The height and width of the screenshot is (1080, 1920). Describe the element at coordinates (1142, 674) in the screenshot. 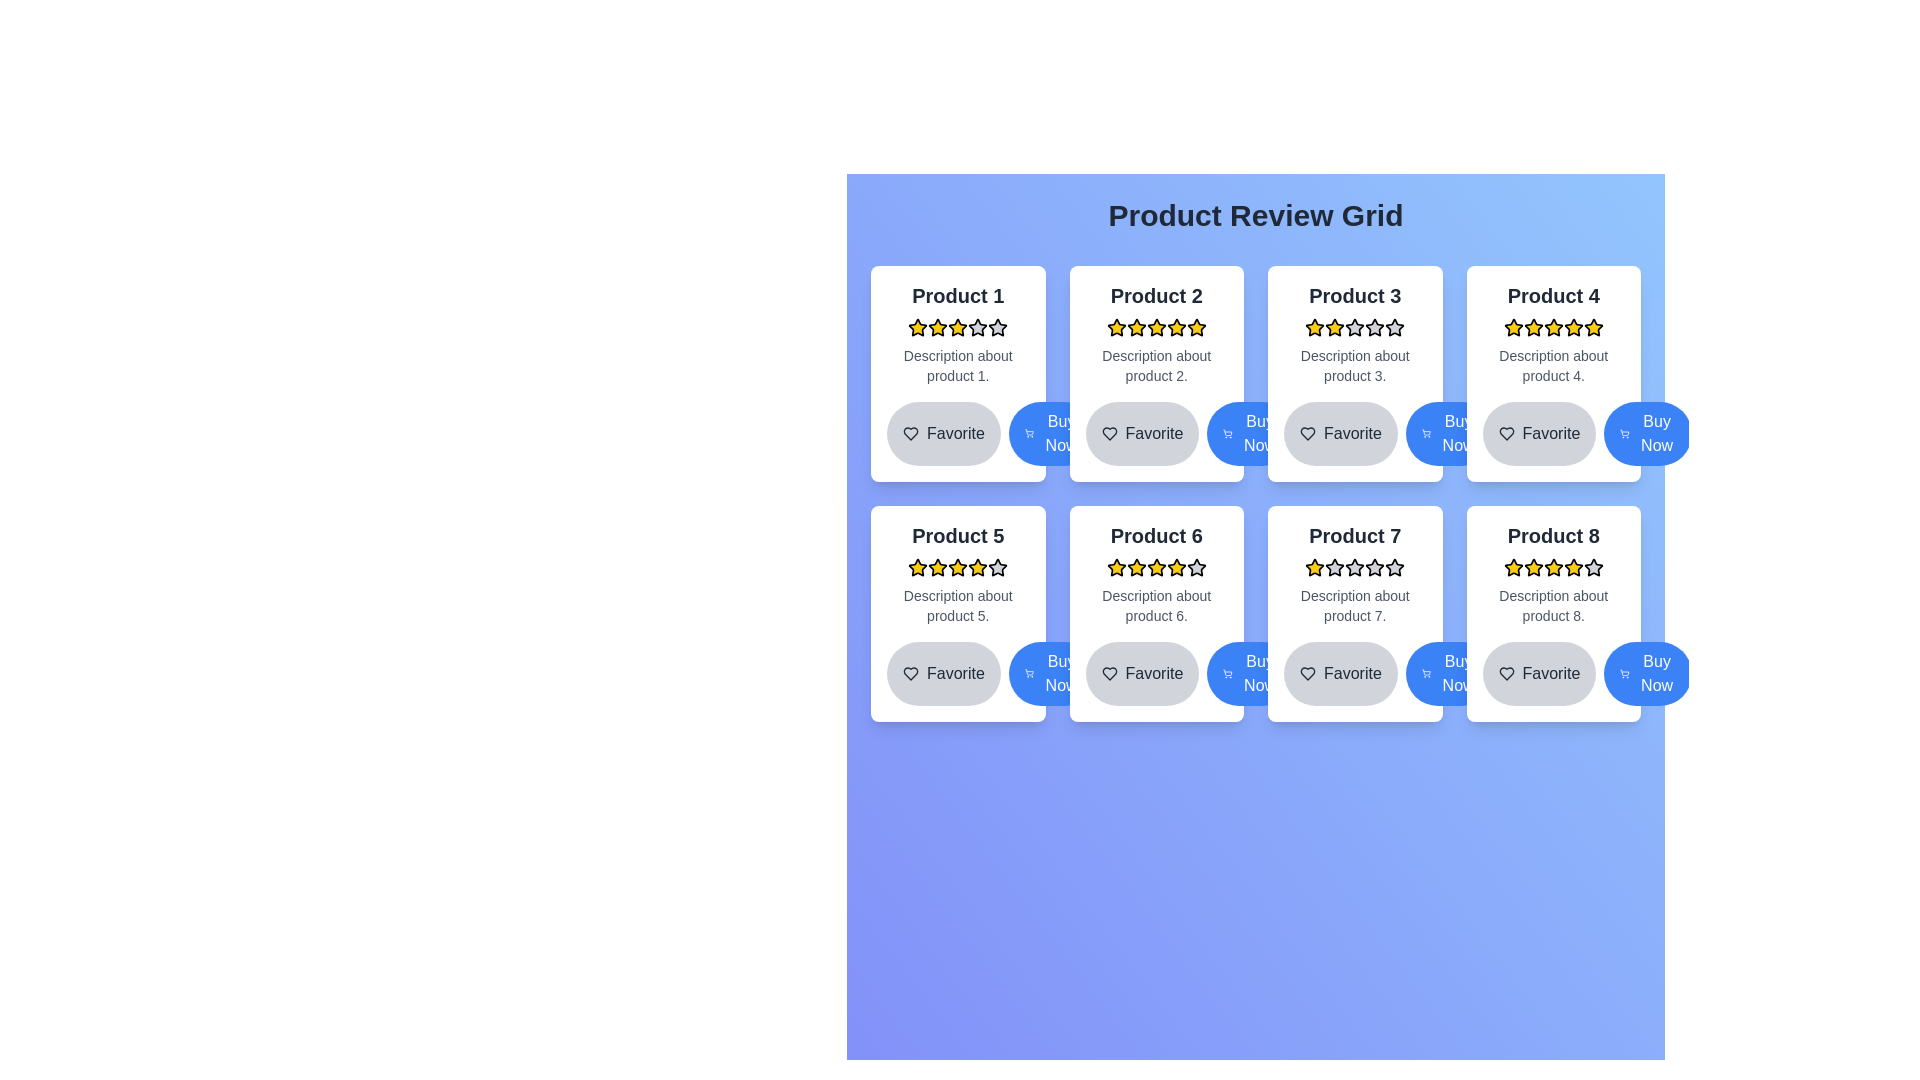

I see `the 'Favorite' button with a heart icon located in the second row, third column of the grid layout for 'Product 6'` at that location.